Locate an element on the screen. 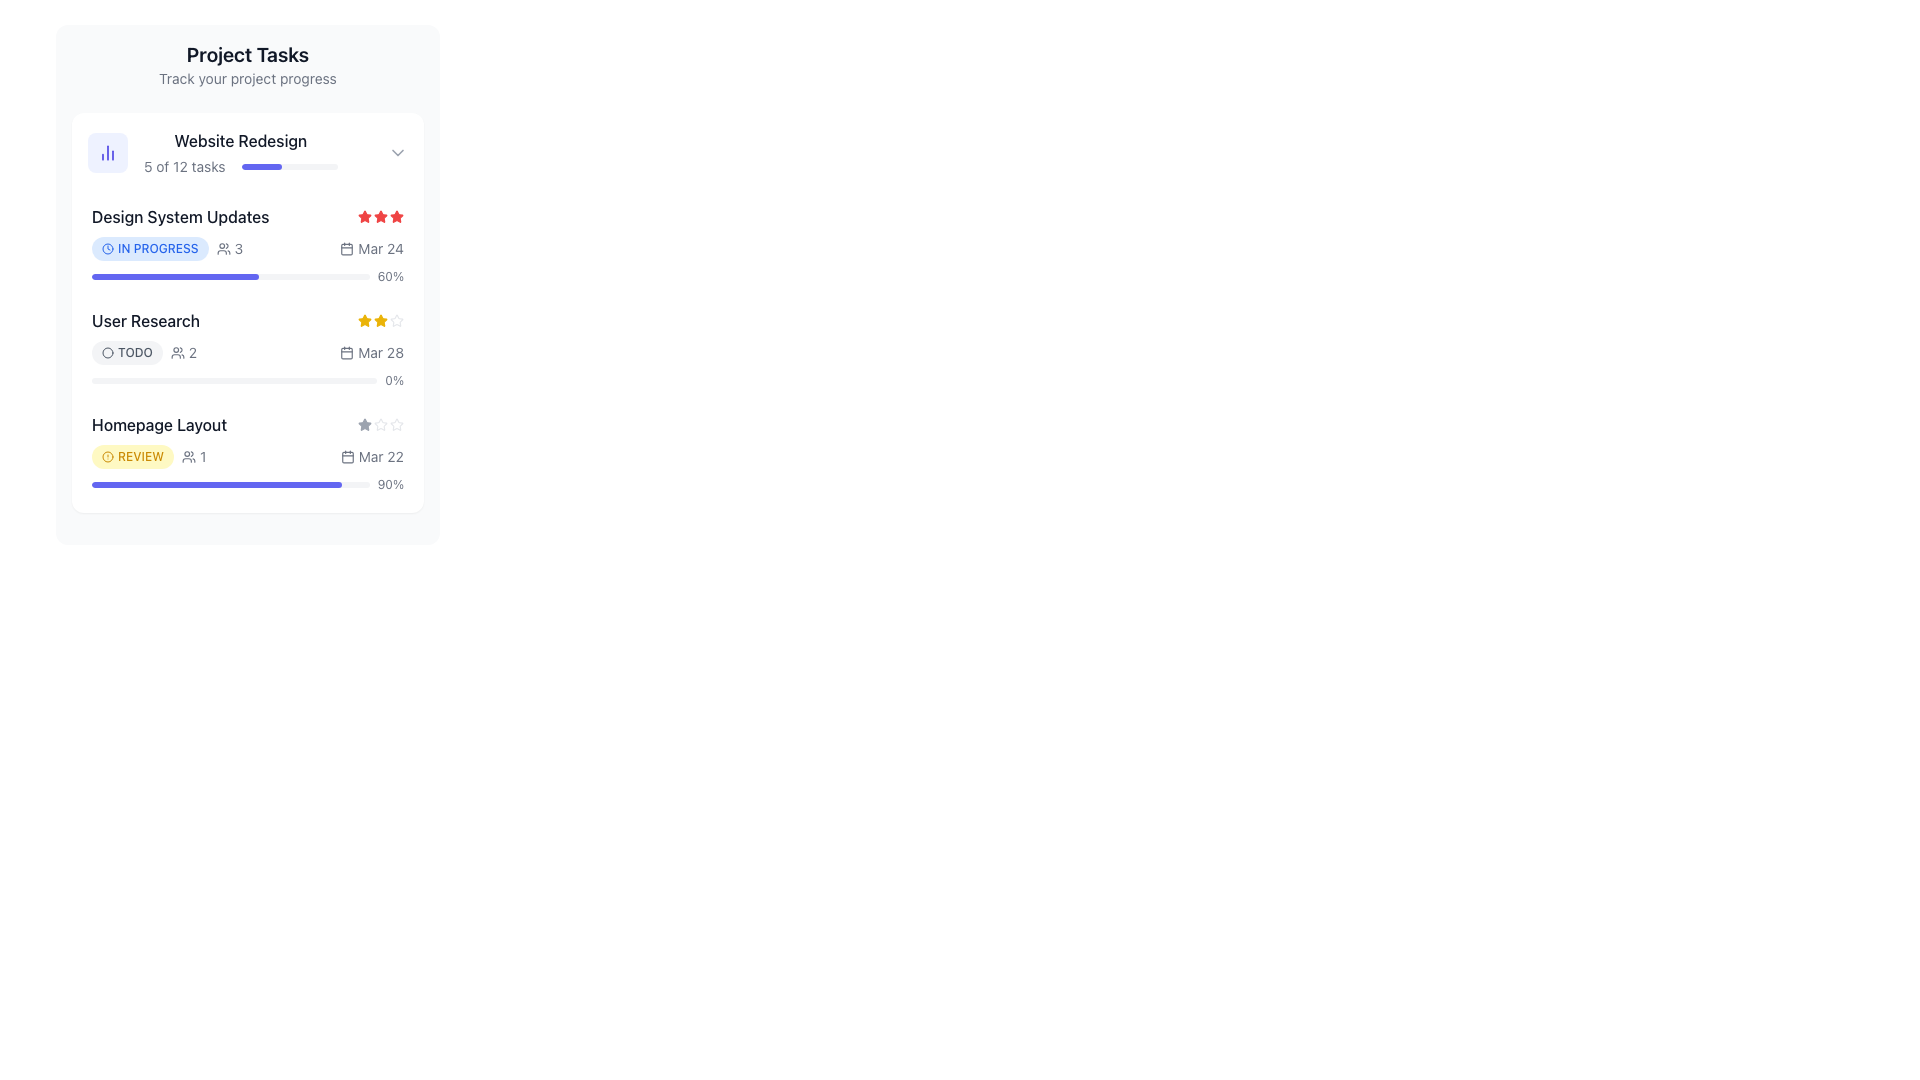 The height and width of the screenshot is (1080, 1920). the completed portion of the progress bar in the 'Website Redesign' section, which is styled with a purple fill and indicates 41.67% completion is located at coordinates (260, 165).